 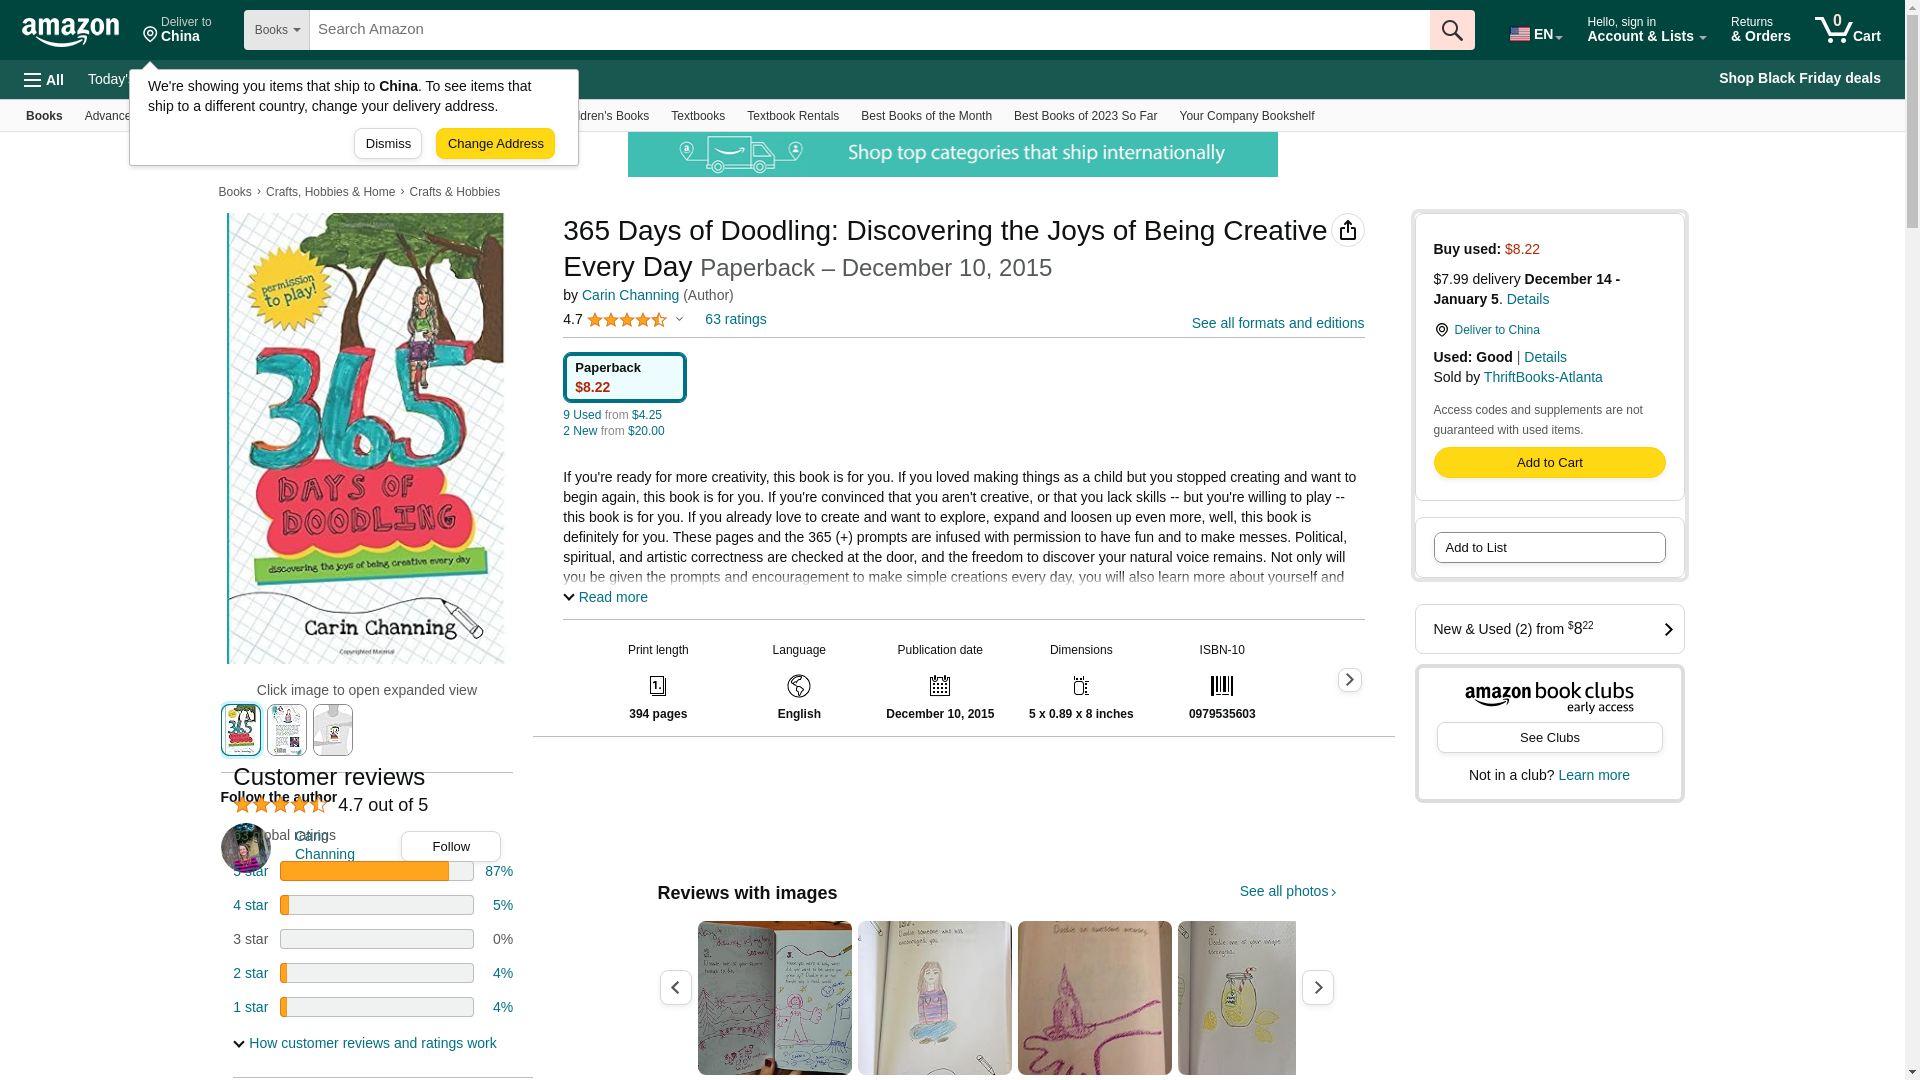 What do you see at coordinates (1847, 30) in the screenshot?
I see `'0` at bounding box center [1847, 30].